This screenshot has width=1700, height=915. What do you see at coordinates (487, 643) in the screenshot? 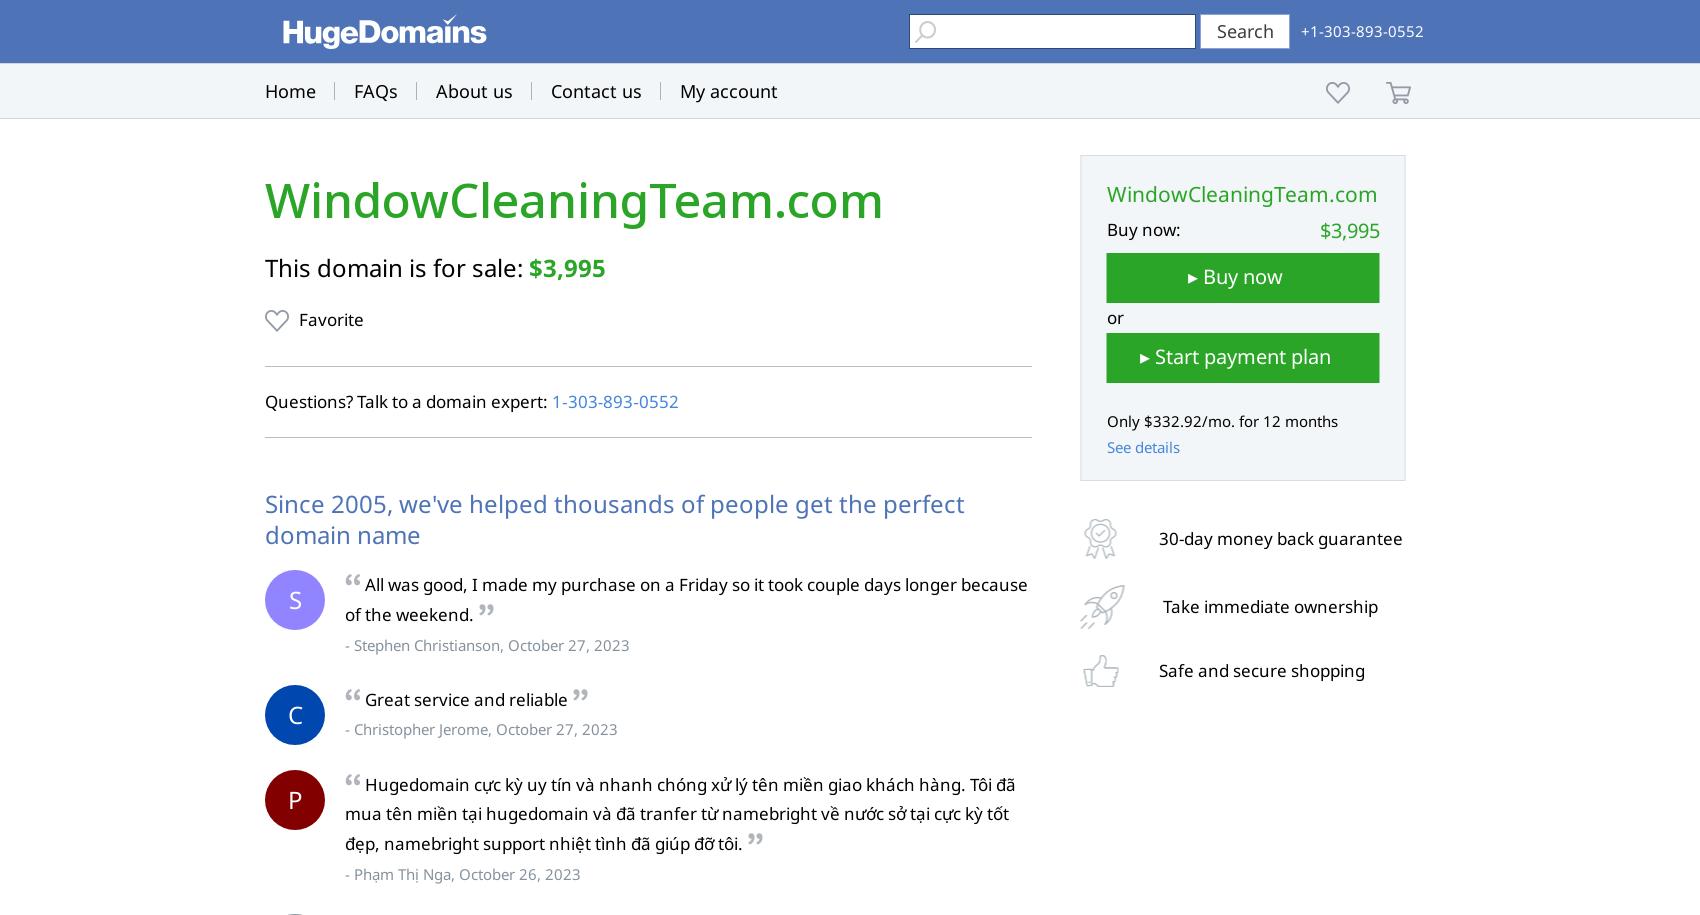
I see `'- Stephen Christianson, October 27, 2023'` at bounding box center [487, 643].